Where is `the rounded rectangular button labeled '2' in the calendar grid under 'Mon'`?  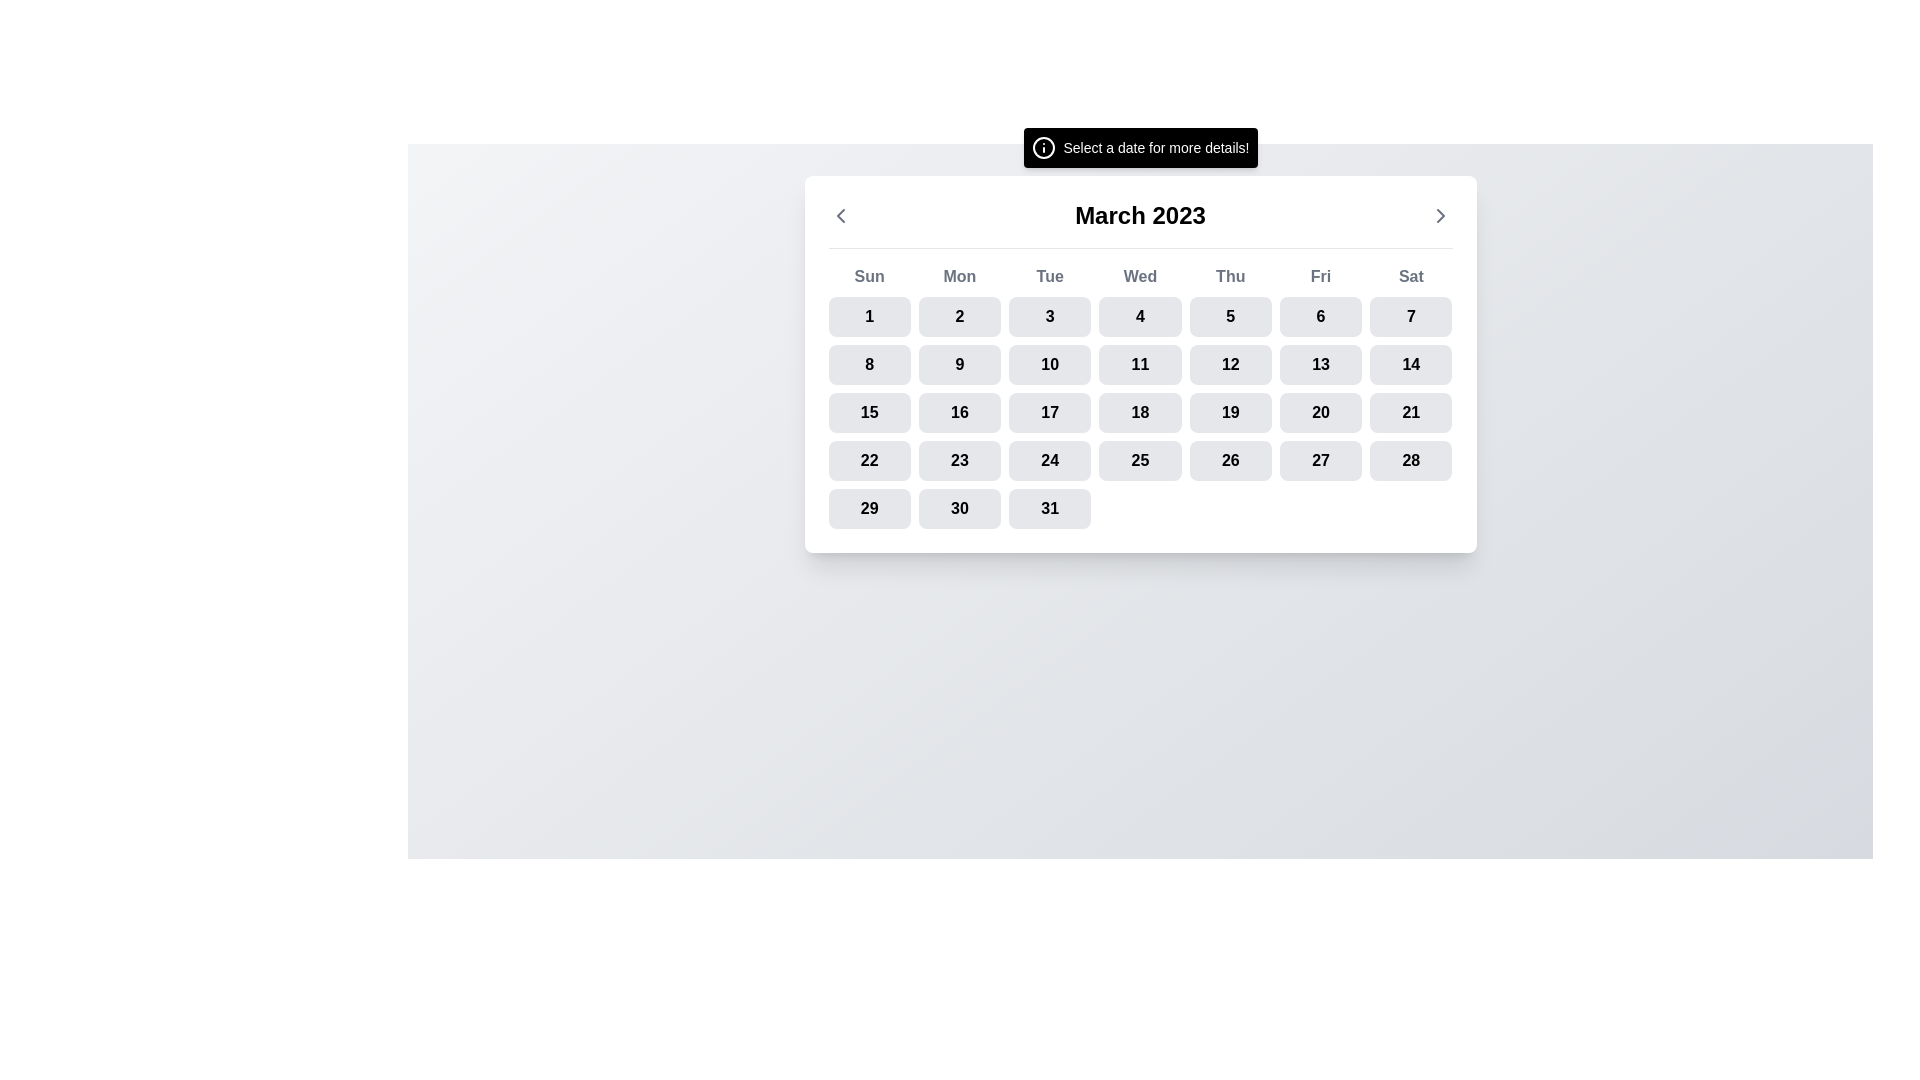
the rounded rectangular button labeled '2' in the calendar grid under 'Mon' is located at coordinates (960, 315).